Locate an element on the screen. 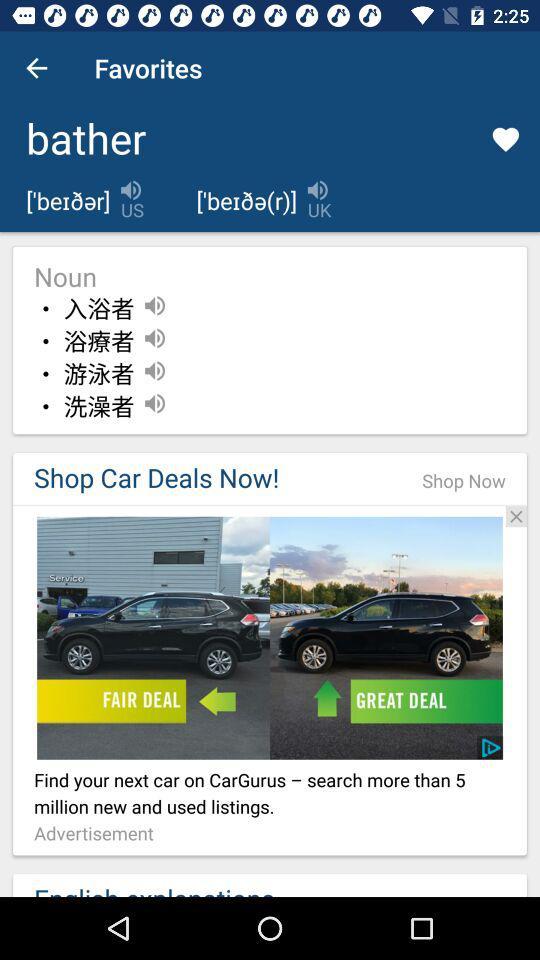  the icon to the top right corner of the image is located at coordinates (516, 515).